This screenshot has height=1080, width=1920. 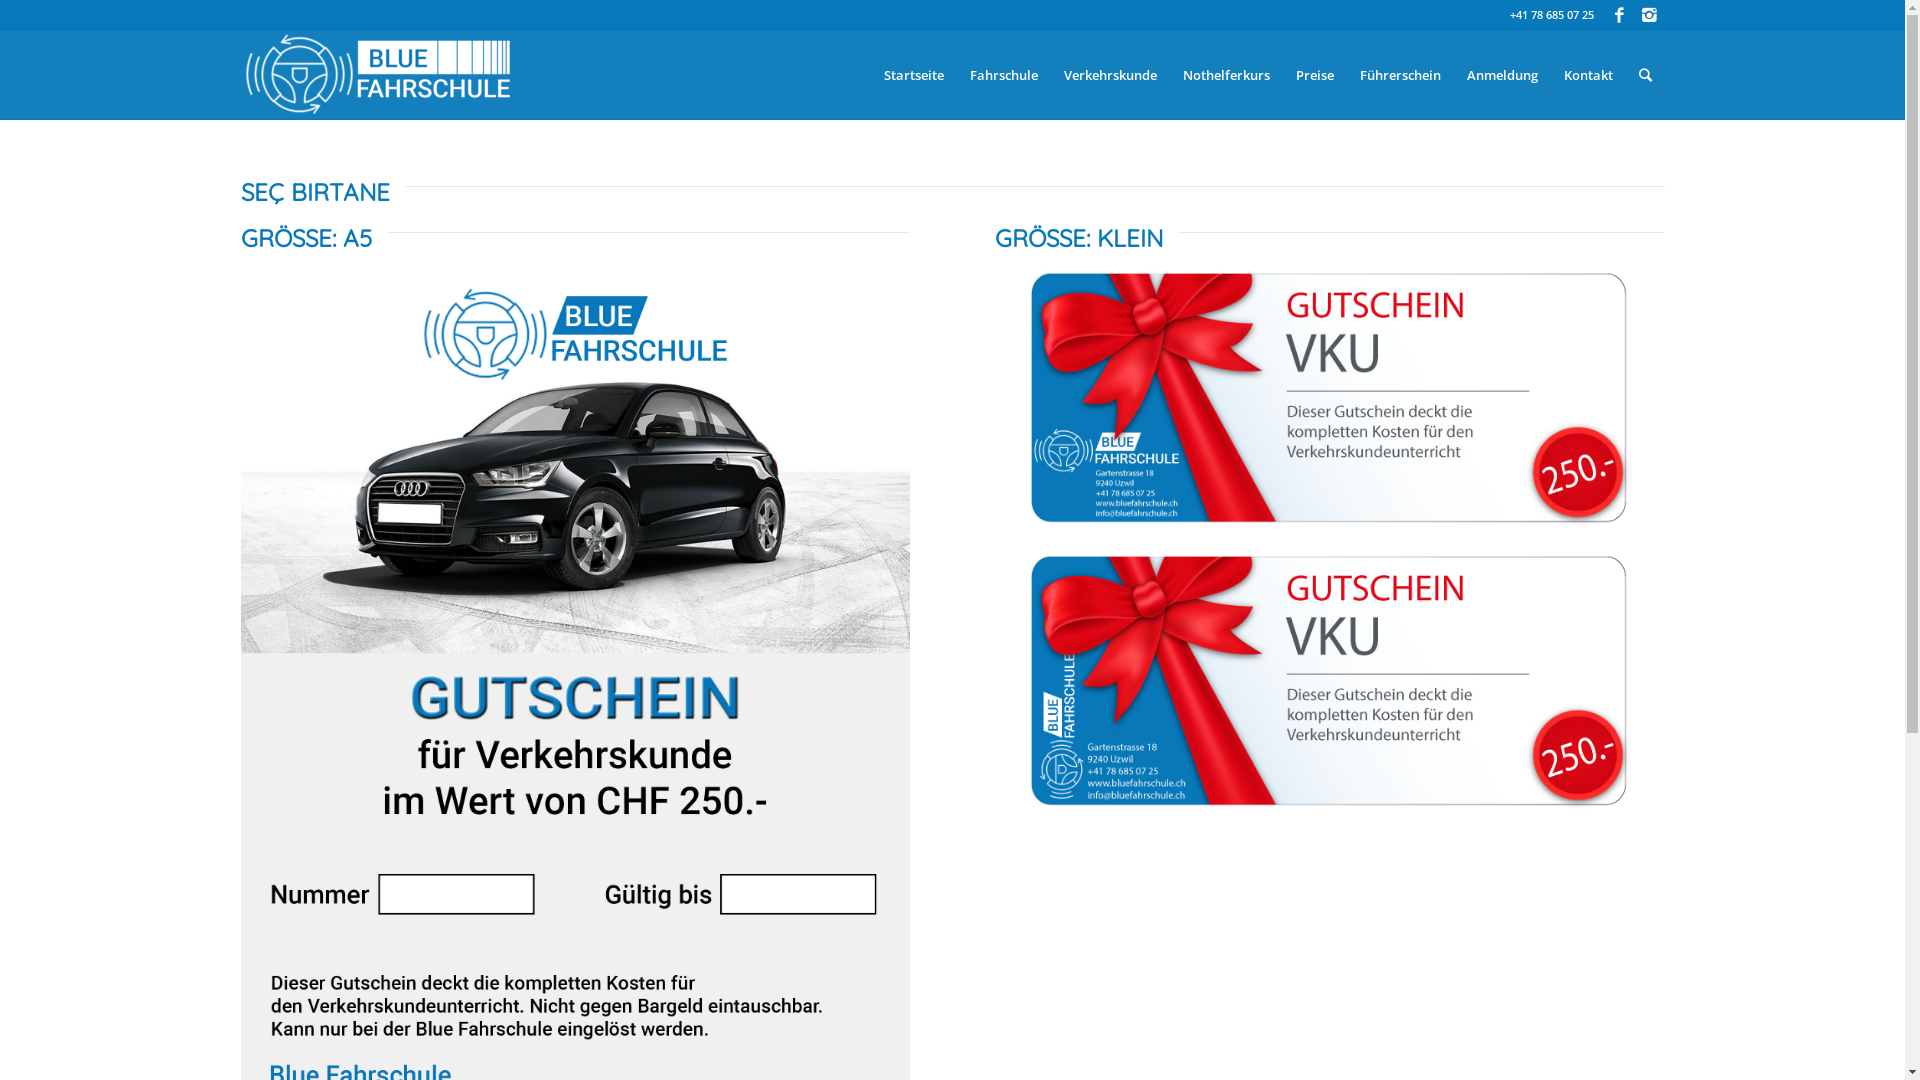 I want to click on 'Fahrschule', so click(x=954, y=73).